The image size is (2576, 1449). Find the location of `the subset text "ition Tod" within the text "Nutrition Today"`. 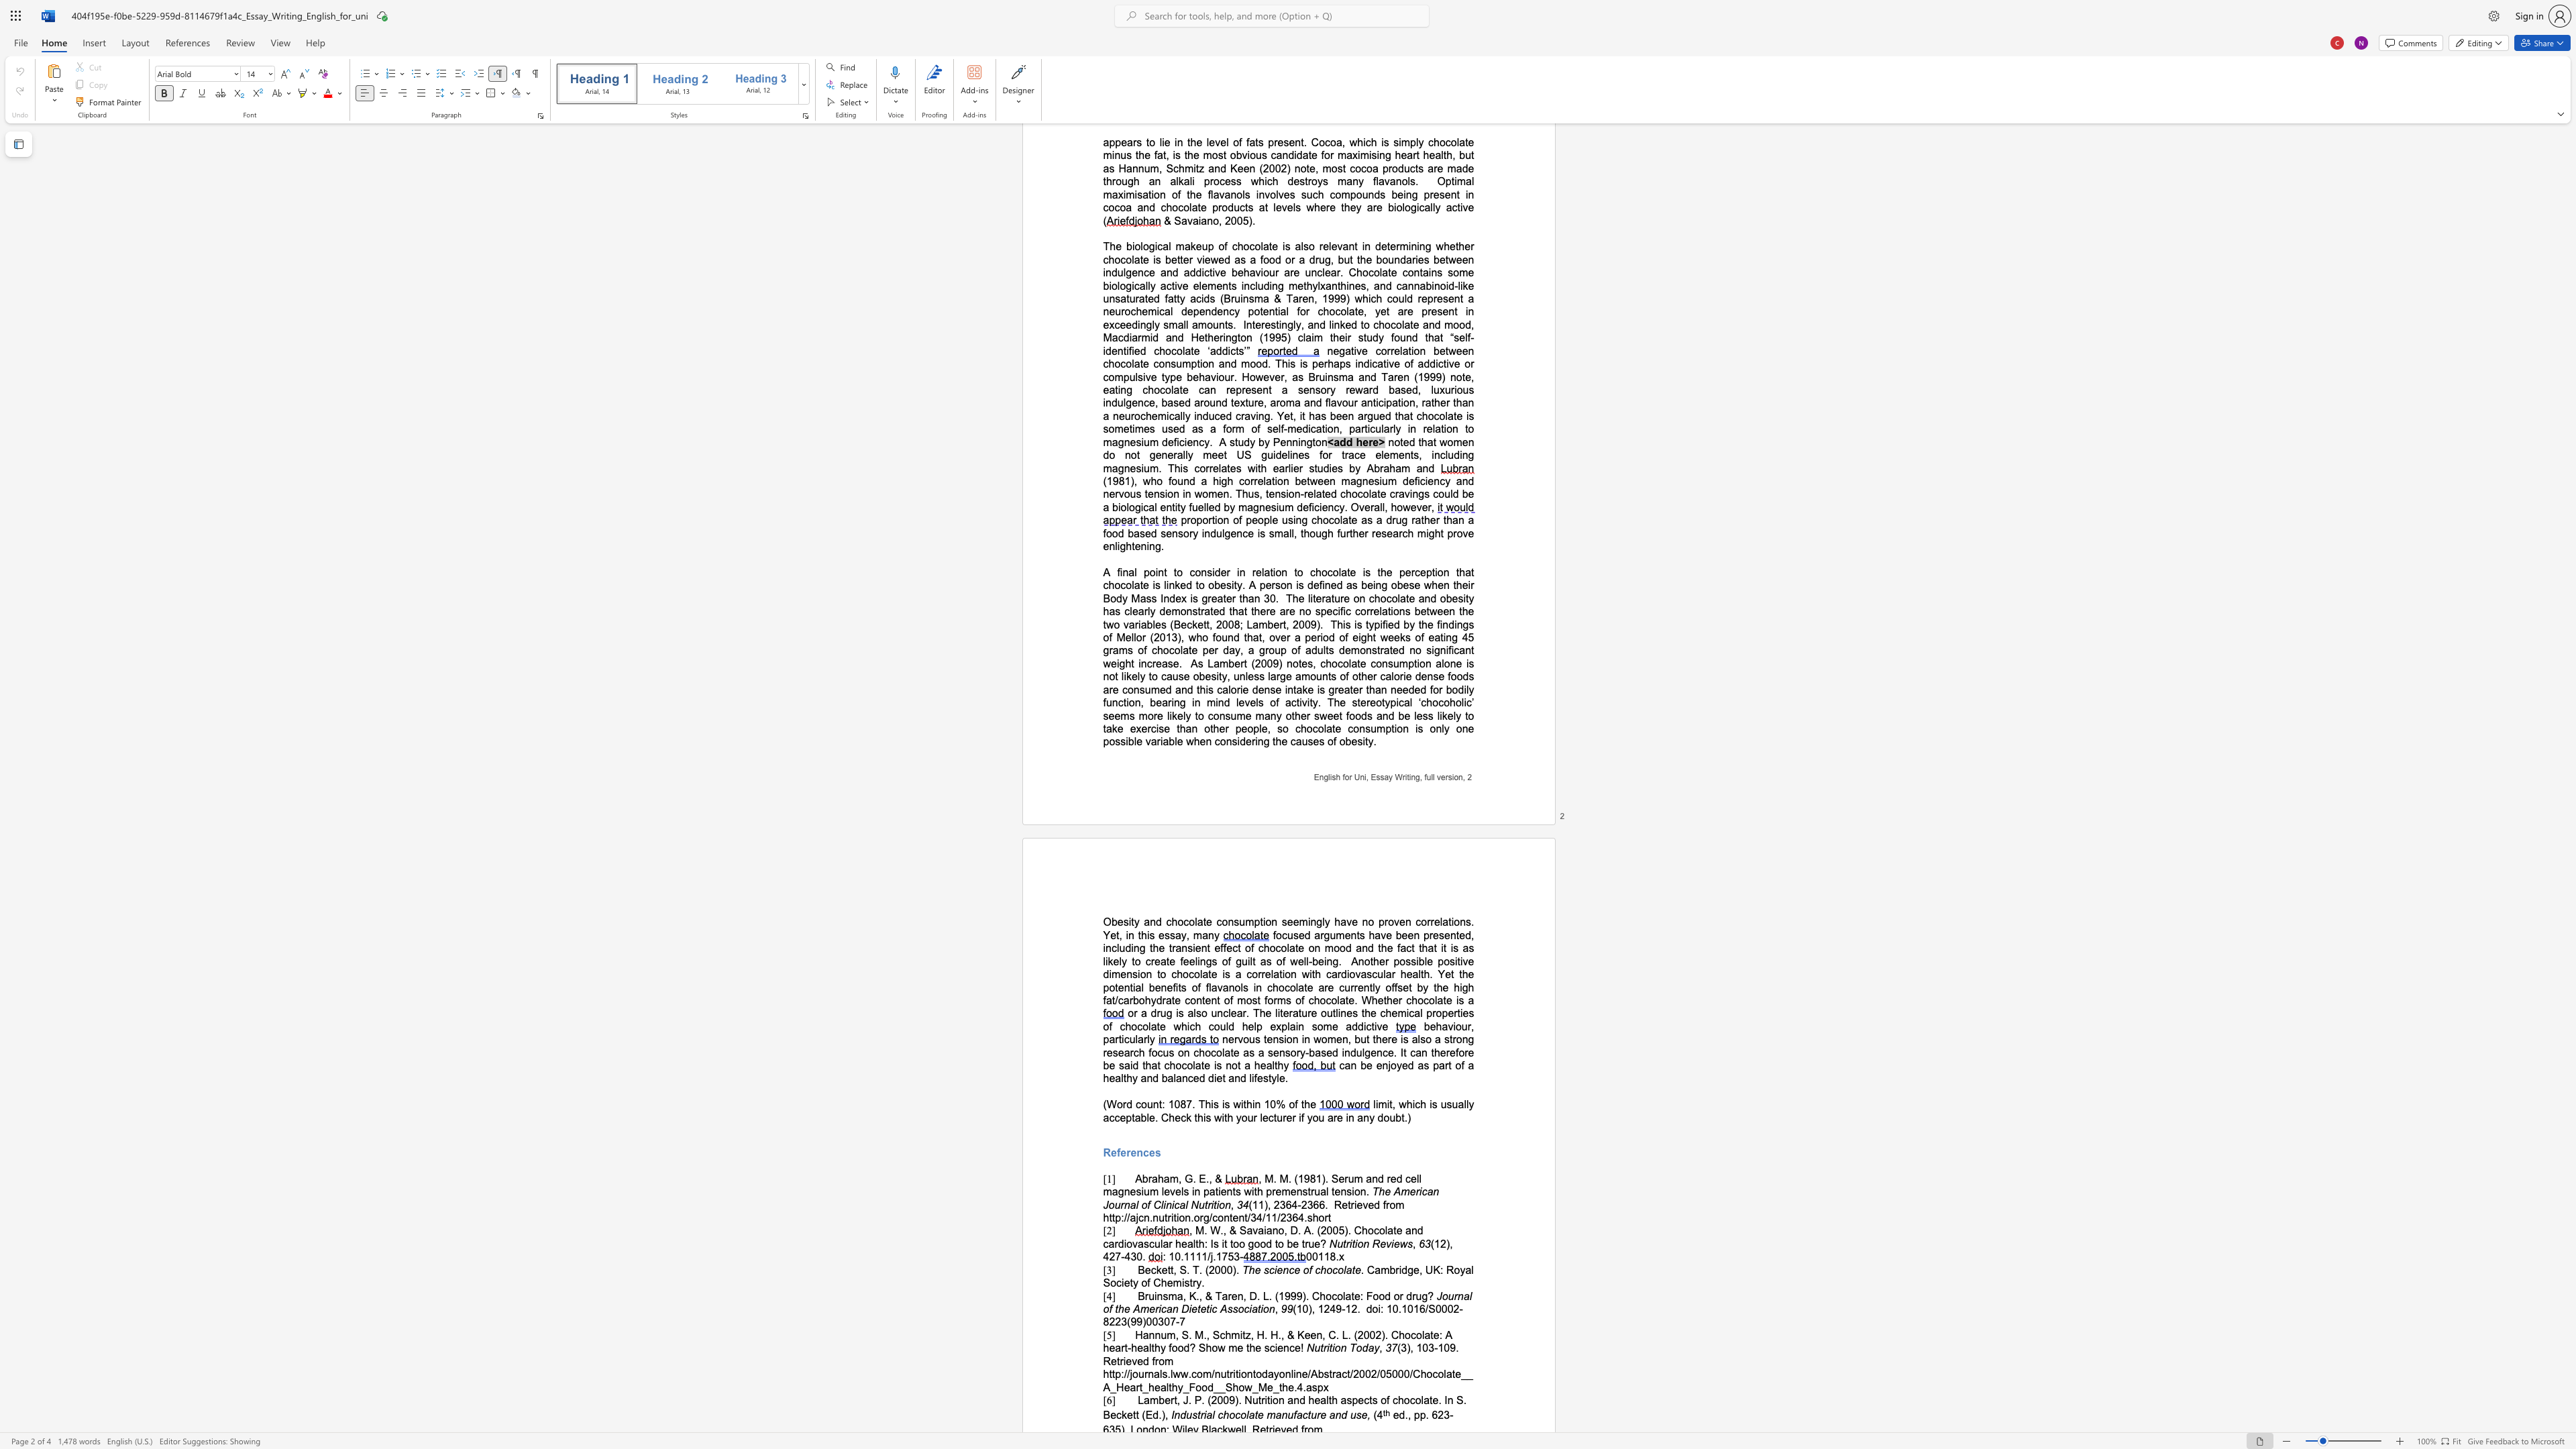

the subset text "ition Tod" within the text "Nutrition Today" is located at coordinates (1326, 1347).